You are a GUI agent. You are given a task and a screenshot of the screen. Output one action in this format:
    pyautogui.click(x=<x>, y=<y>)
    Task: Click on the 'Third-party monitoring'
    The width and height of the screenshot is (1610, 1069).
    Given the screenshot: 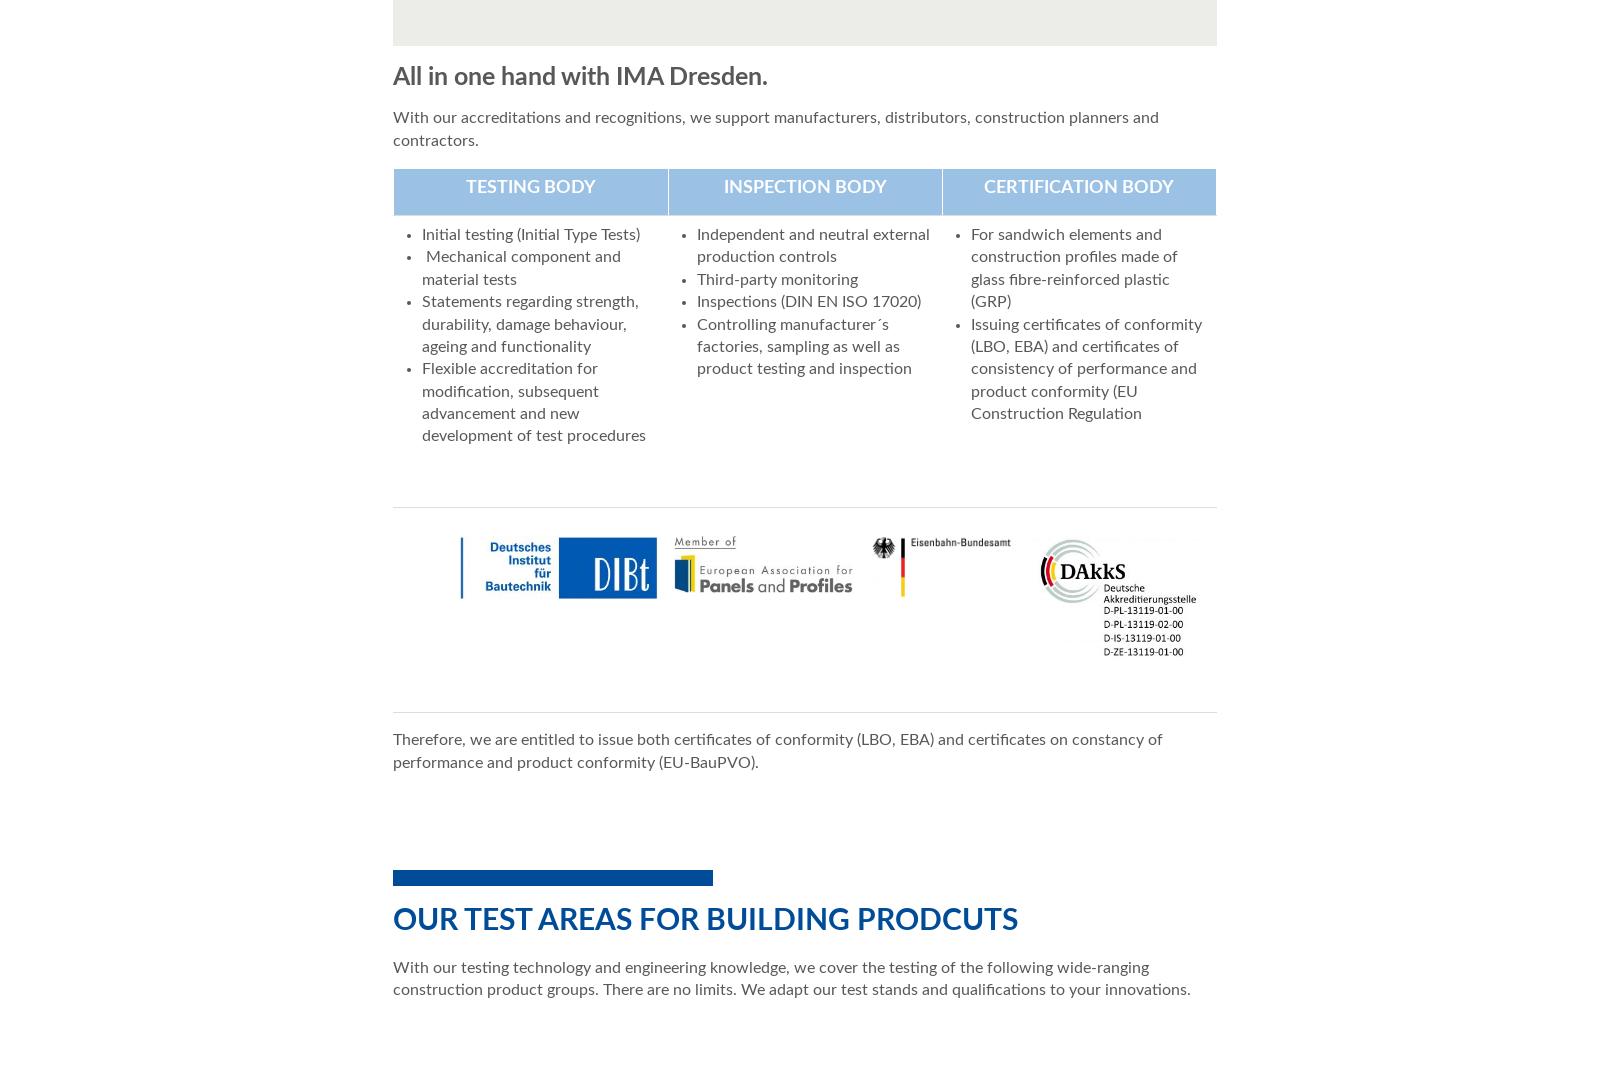 What is the action you would take?
    pyautogui.click(x=775, y=278)
    